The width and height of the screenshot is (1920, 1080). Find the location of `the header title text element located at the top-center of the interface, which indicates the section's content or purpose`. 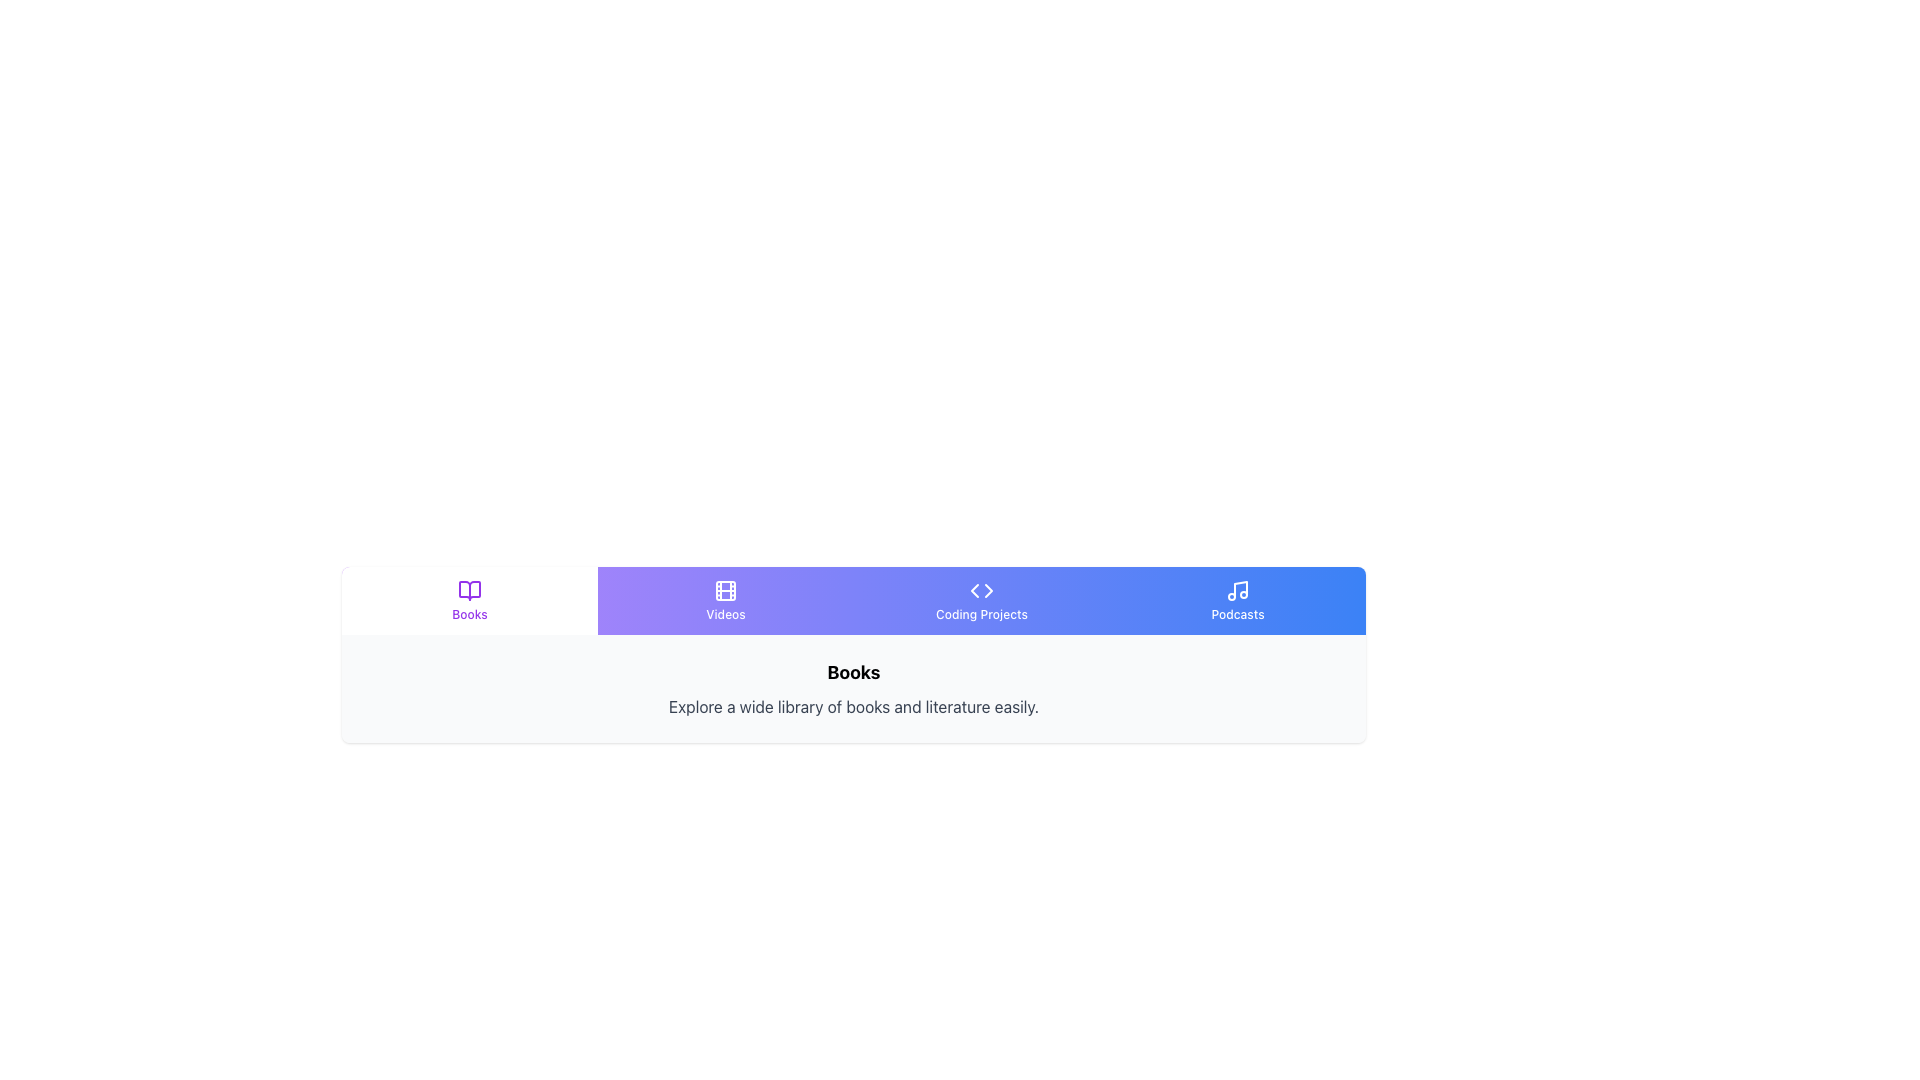

the header title text element located at the top-center of the interface, which indicates the section's content or purpose is located at coordinates (854, 672).